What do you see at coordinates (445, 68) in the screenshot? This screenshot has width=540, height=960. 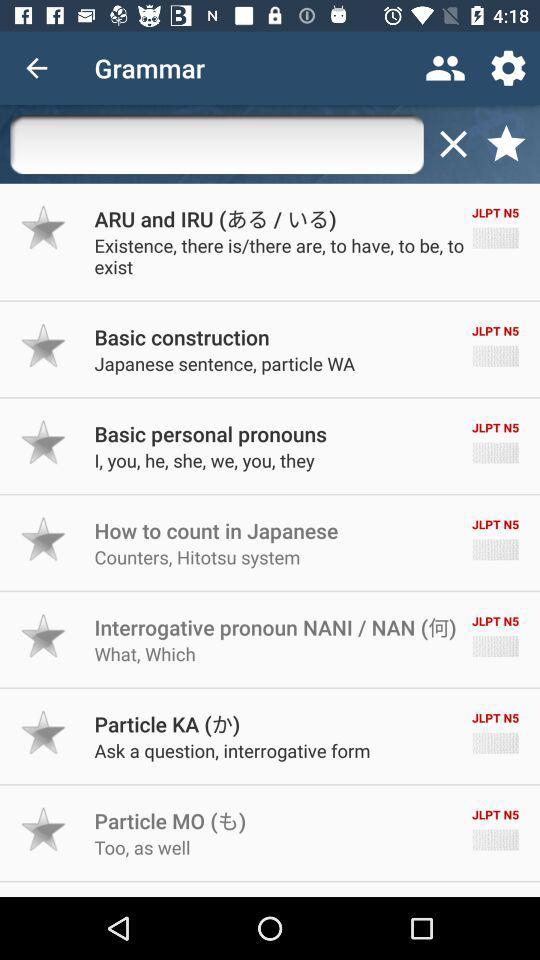 I see `the item to the right of grammar` at bounding box center [445, 68].